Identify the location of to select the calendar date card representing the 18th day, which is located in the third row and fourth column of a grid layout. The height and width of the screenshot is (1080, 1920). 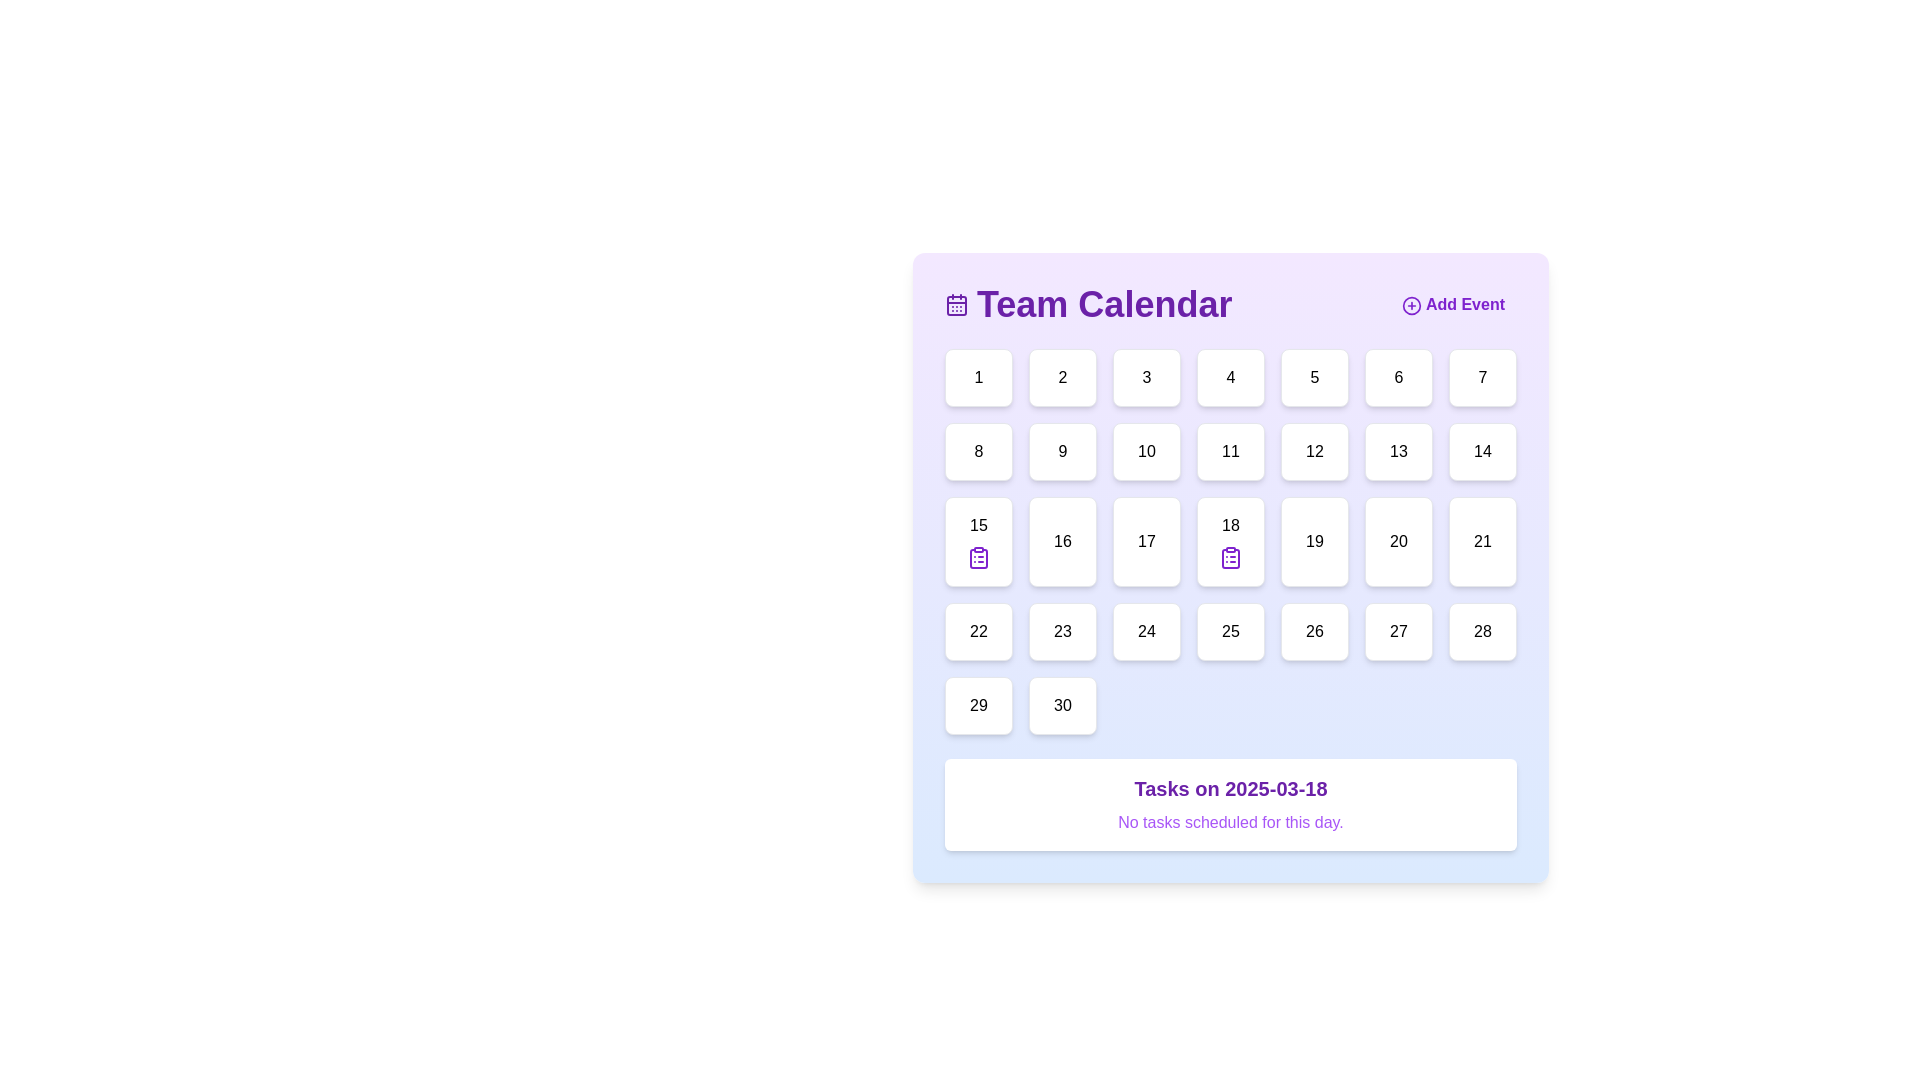
(1229, 542).